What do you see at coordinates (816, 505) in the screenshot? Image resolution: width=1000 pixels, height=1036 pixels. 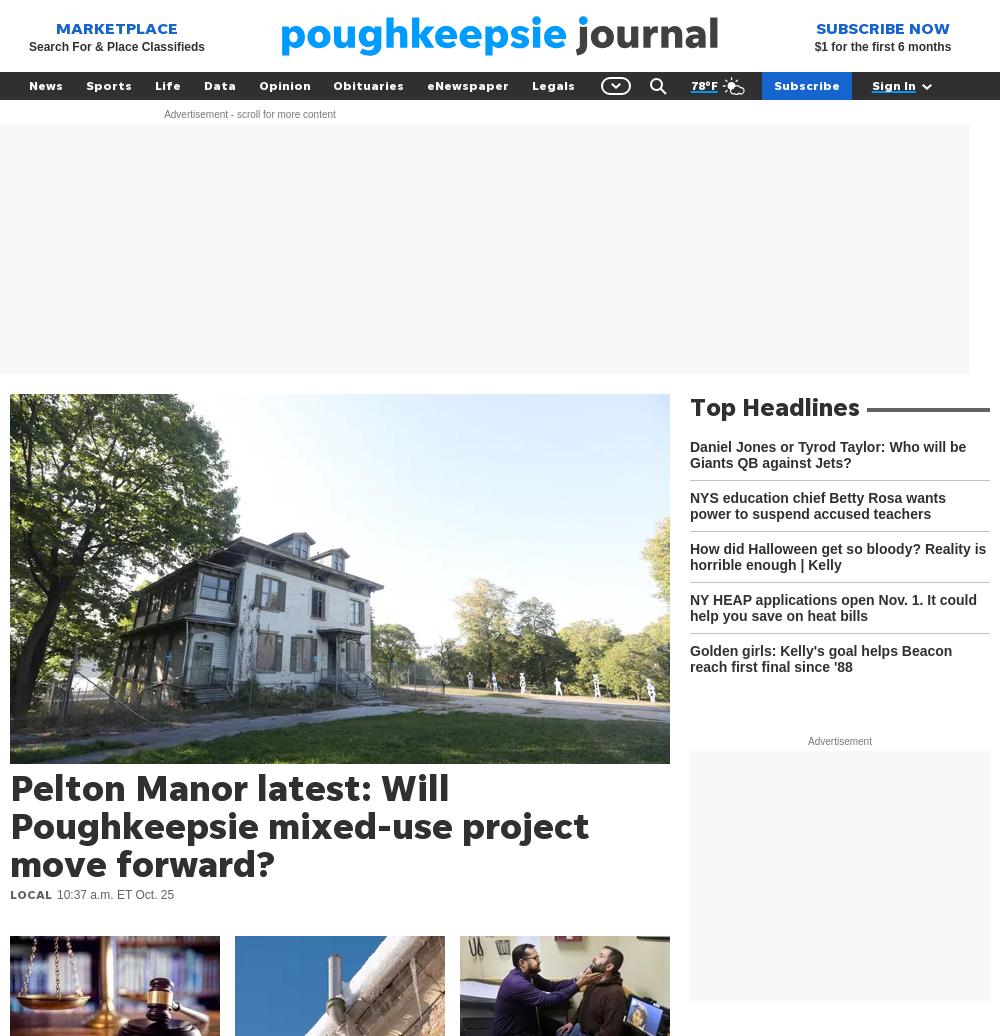 I see `'NYS education chief Betty Rosa wants power to suspend accused teachers'` at bounding box center [816, 505].